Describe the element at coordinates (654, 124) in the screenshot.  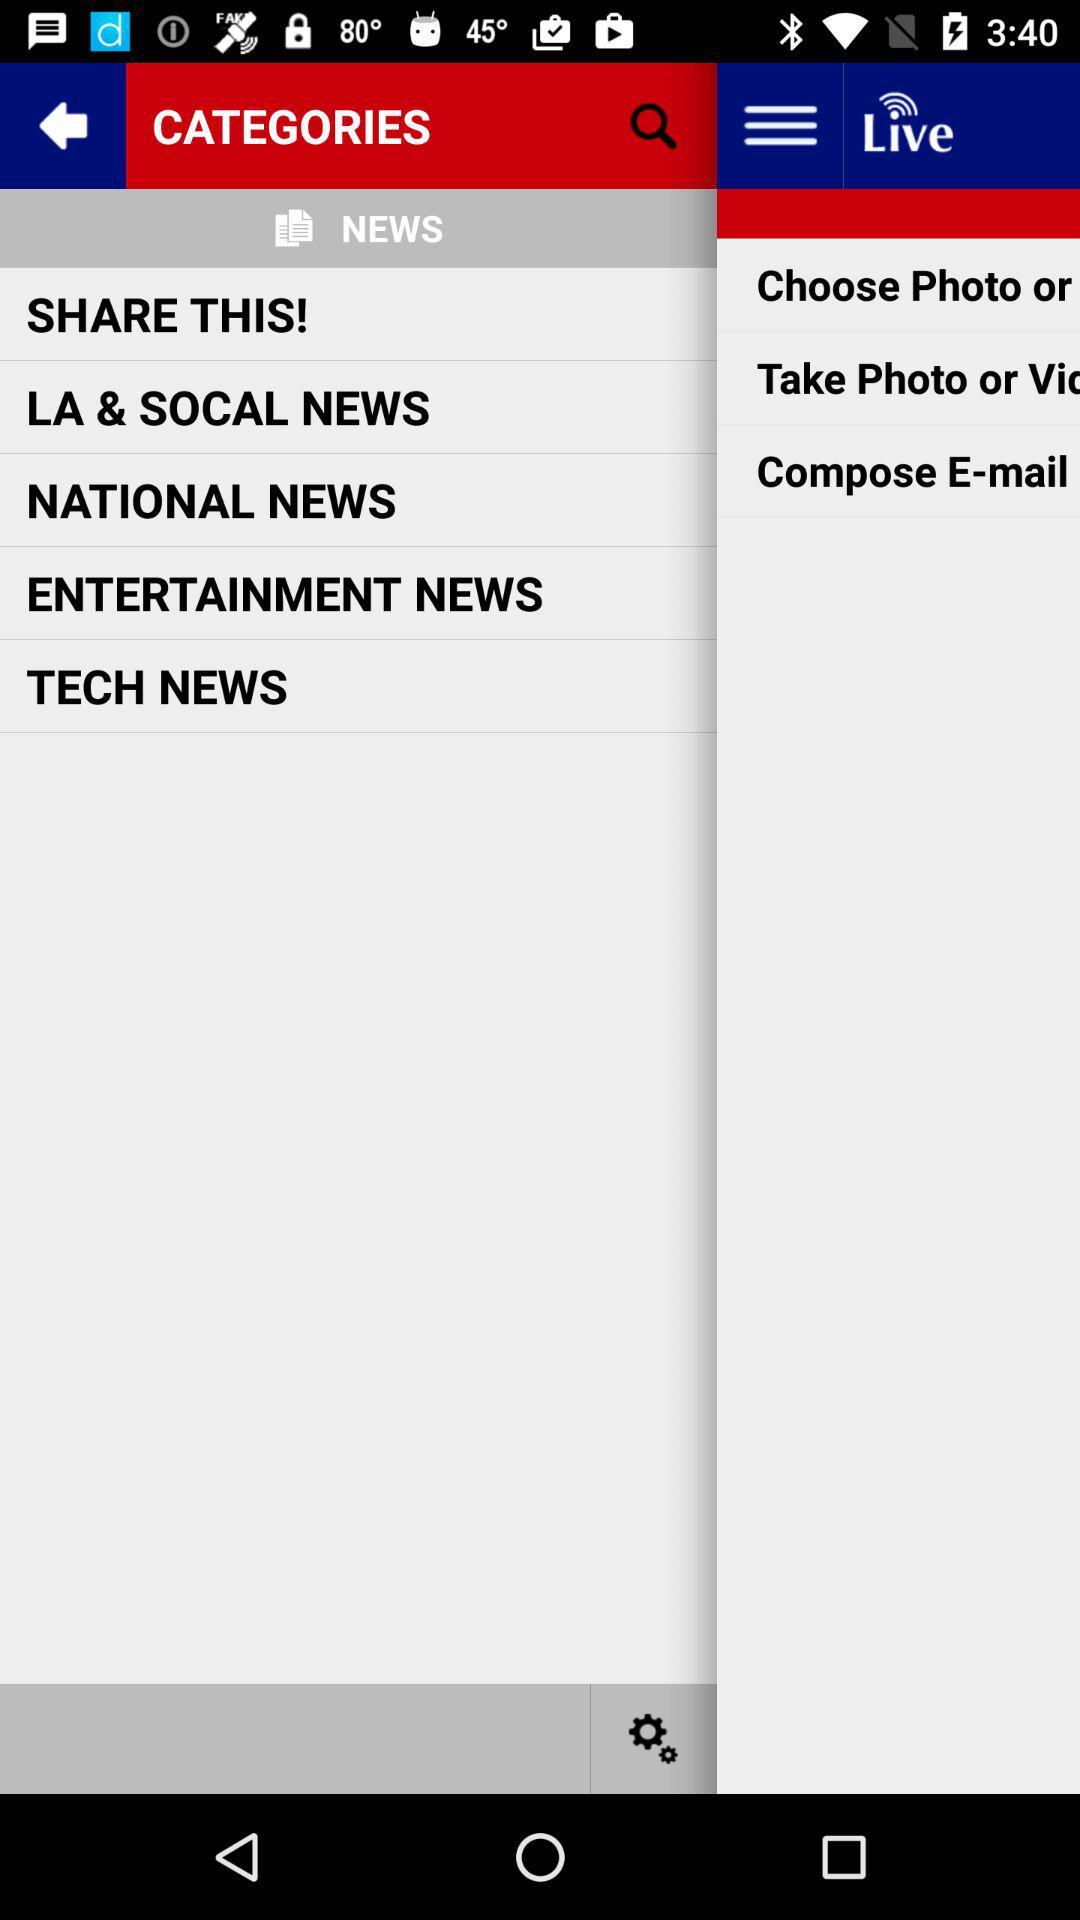
I see `the search icon` at that location.